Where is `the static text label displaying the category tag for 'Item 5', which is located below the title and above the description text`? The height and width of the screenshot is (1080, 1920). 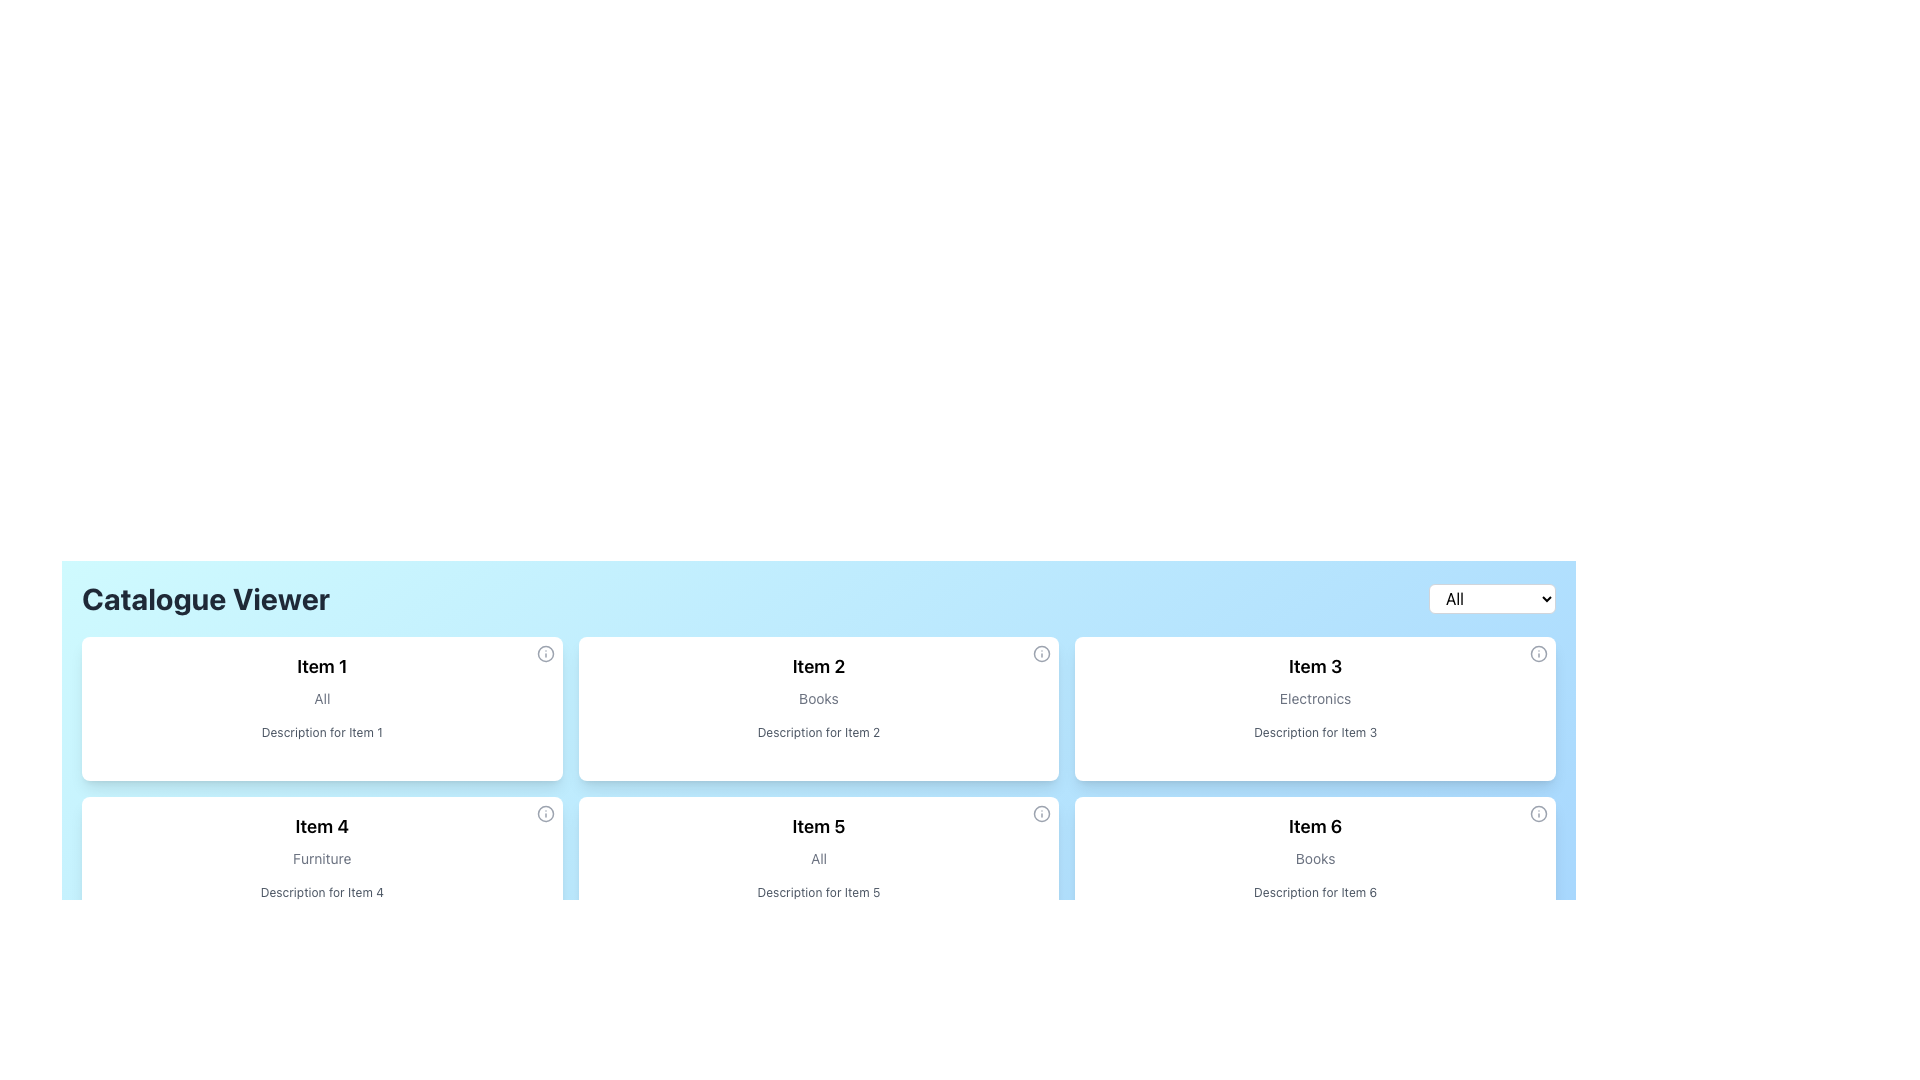
the static text label displaying the category tag for 'Item 5', which is located below the title and above the description text is located at coordinates (819, 858).